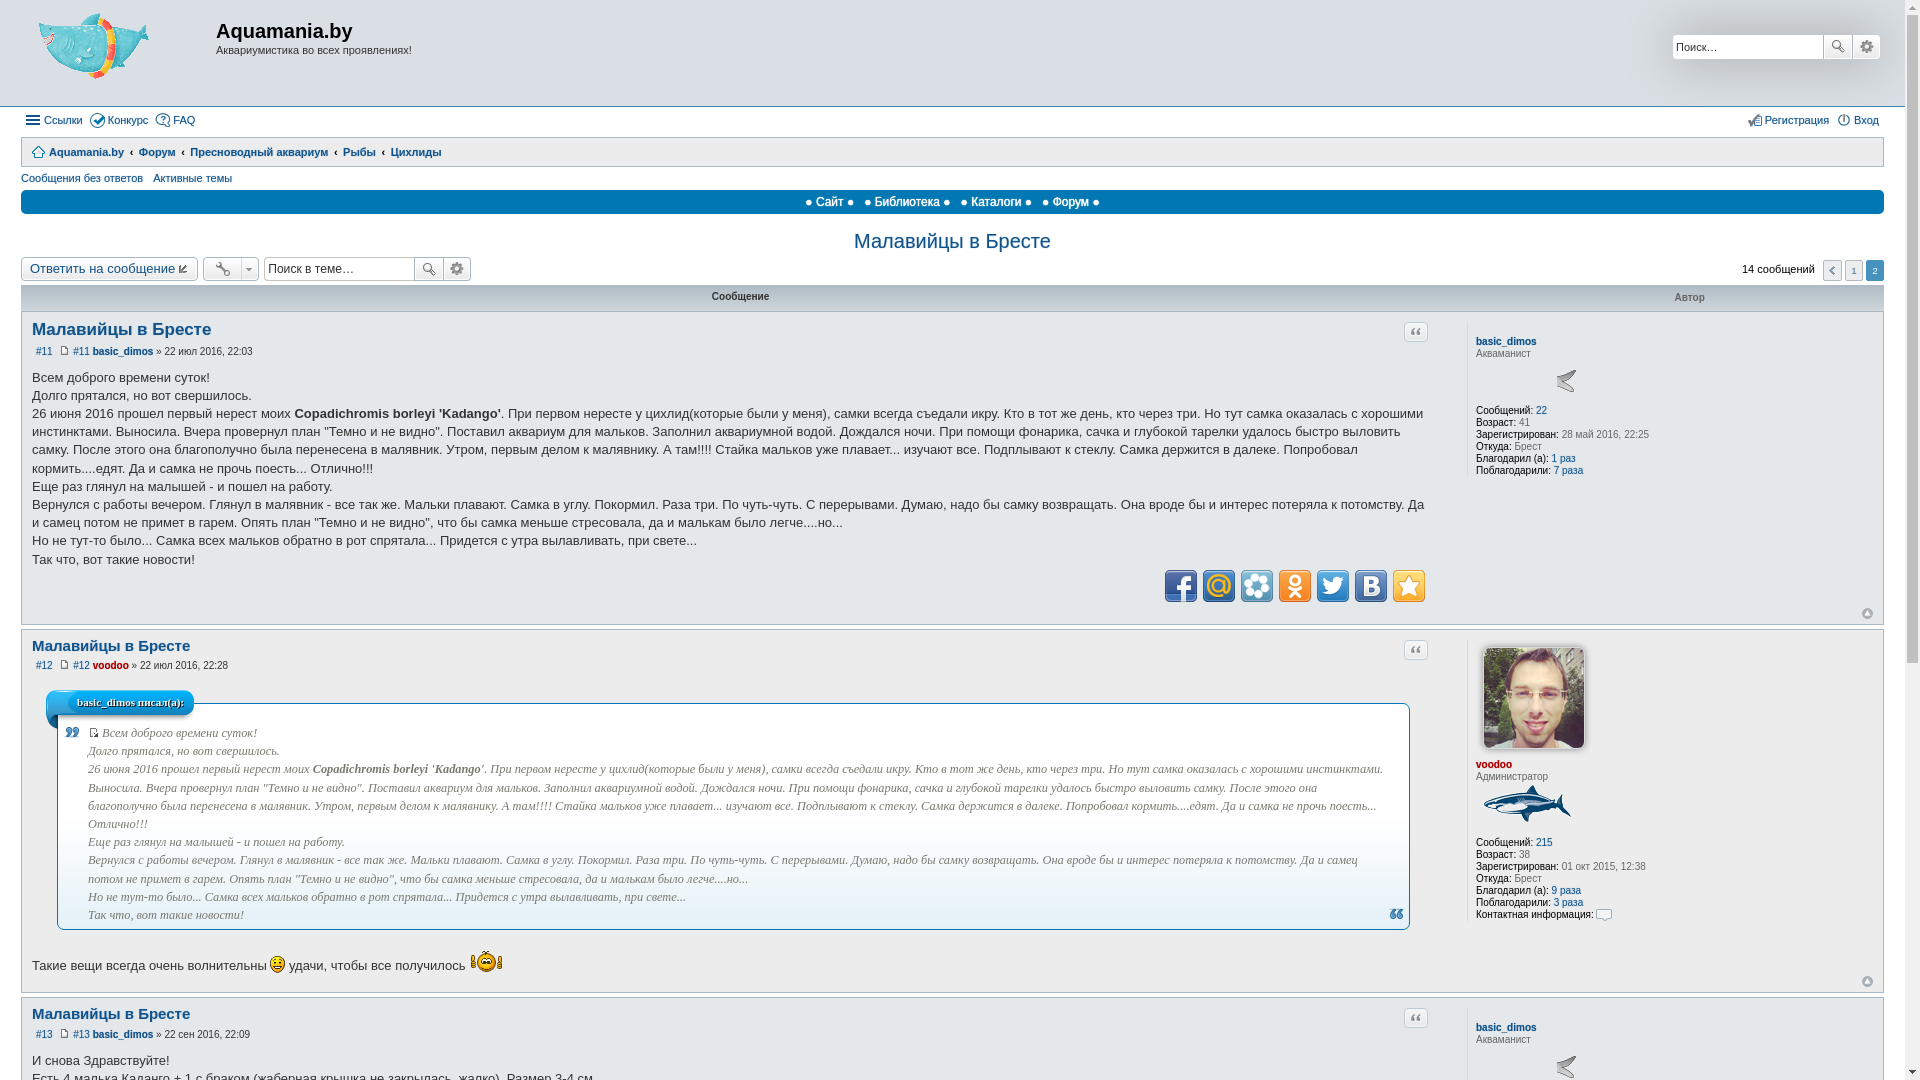  Describe the element at coordinates (1852, 270) in the screenshot. I see `'1'` at that location.